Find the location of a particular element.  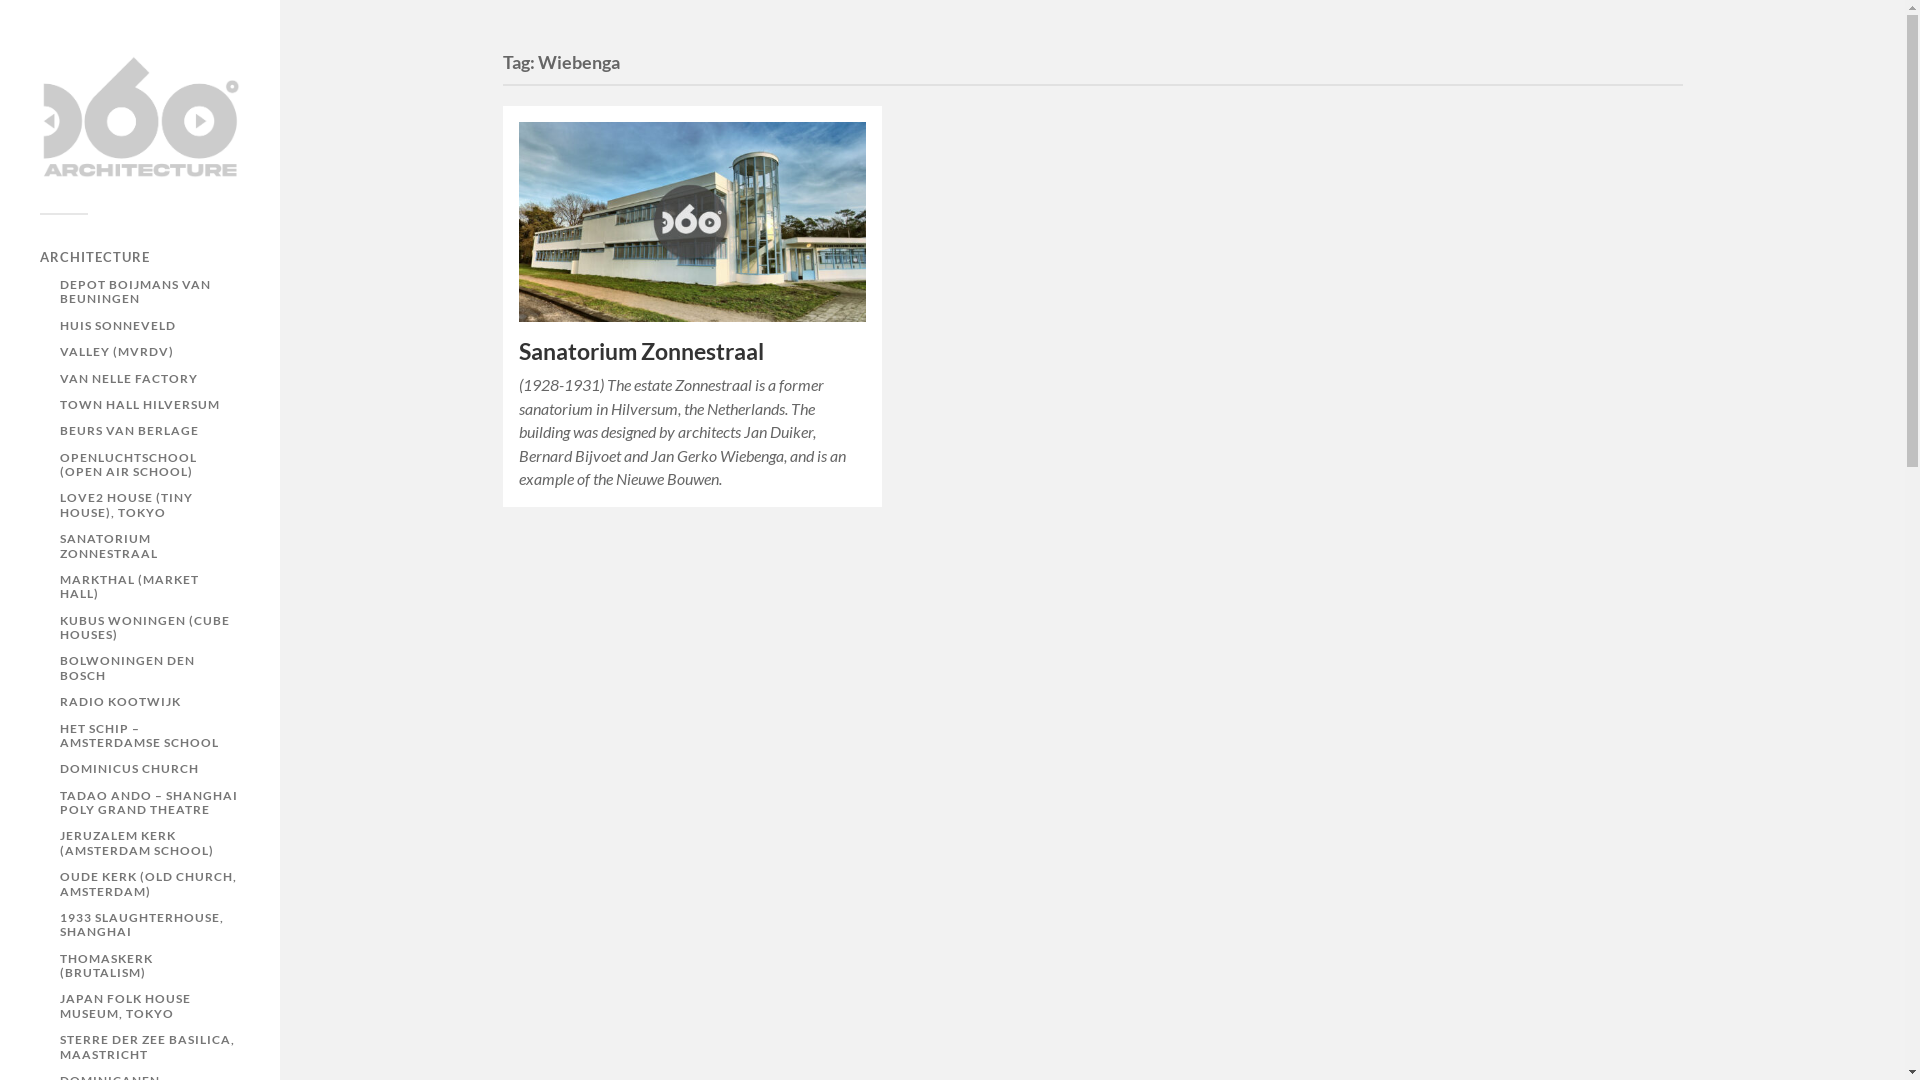

'VAN NELLE FACTORY' is located at coordinates (128, 378).